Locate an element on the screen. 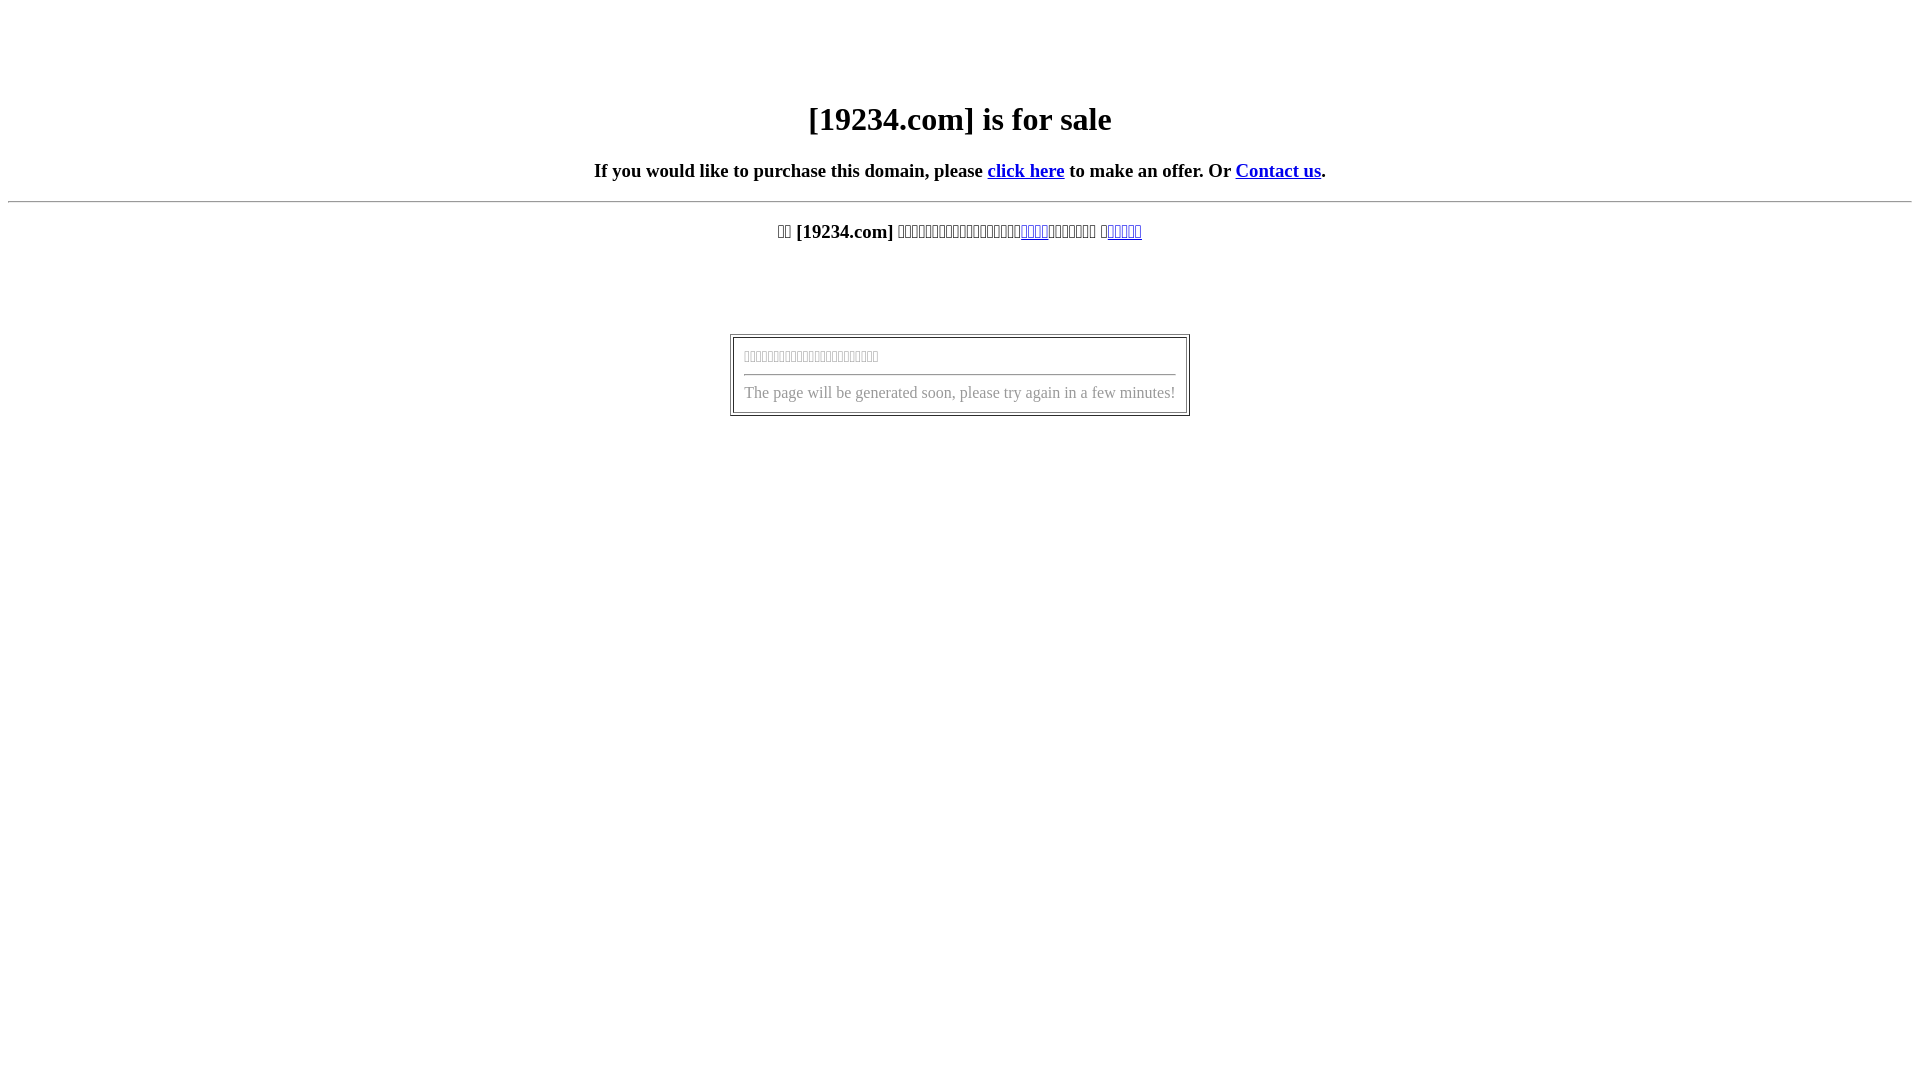  'click here' is located at coordinates (1026, 169).